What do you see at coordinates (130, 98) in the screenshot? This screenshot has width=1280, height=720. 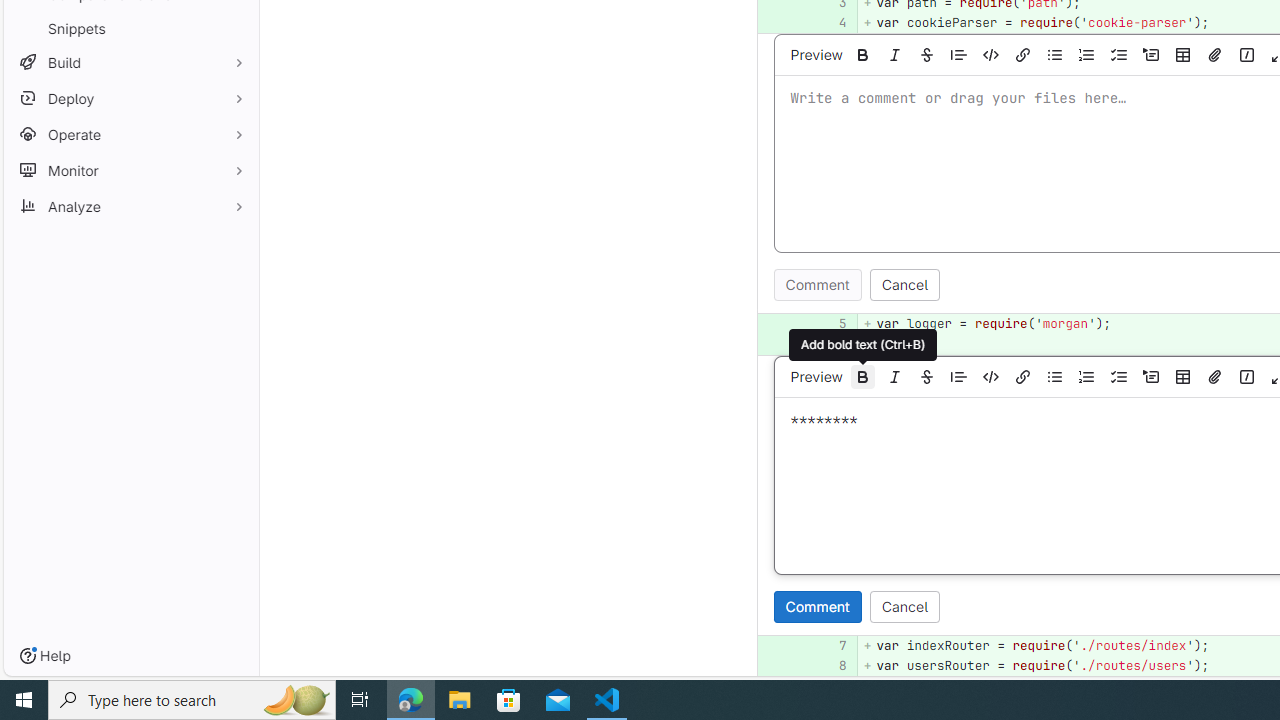 I see `'Deploy'` at bounding box center [130, 98].